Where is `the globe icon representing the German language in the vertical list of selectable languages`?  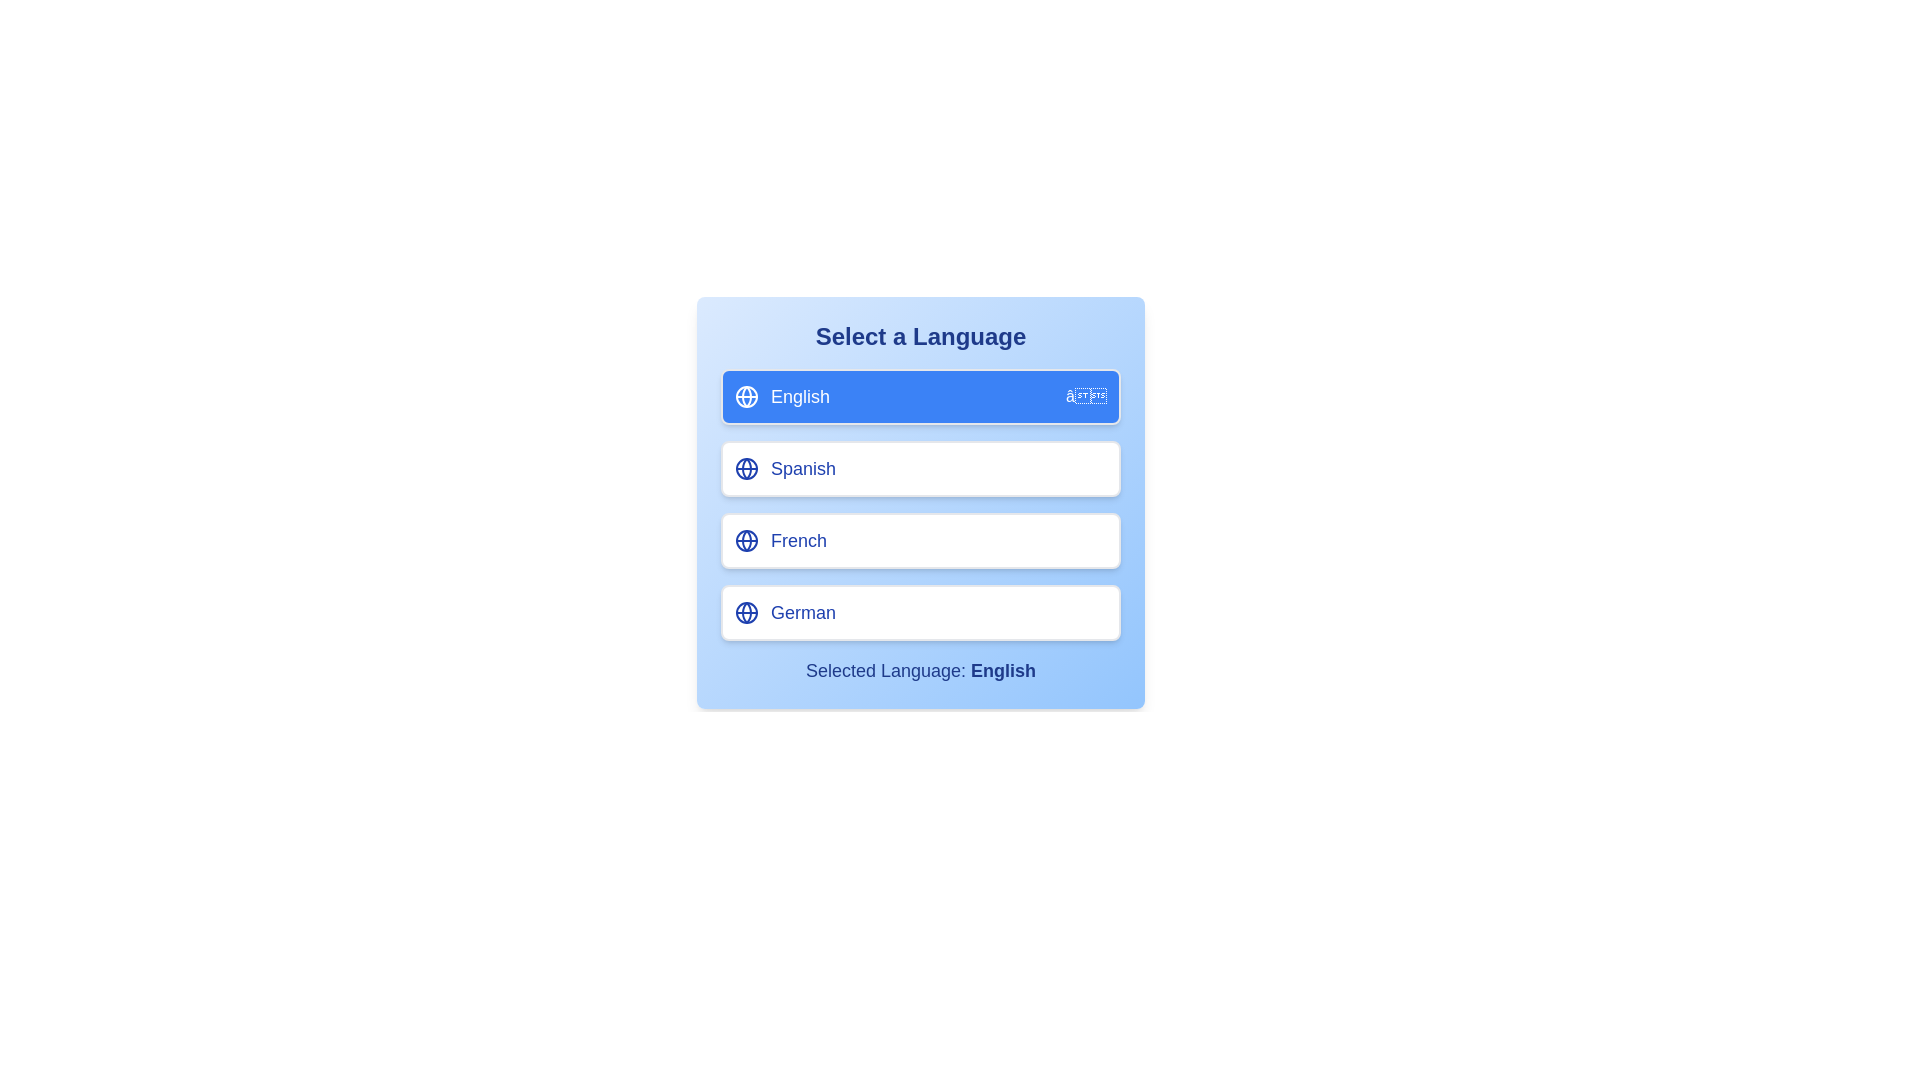
the globe icon representing the German language in the vertical list of selectable languages is located at coordinates (746, 612).